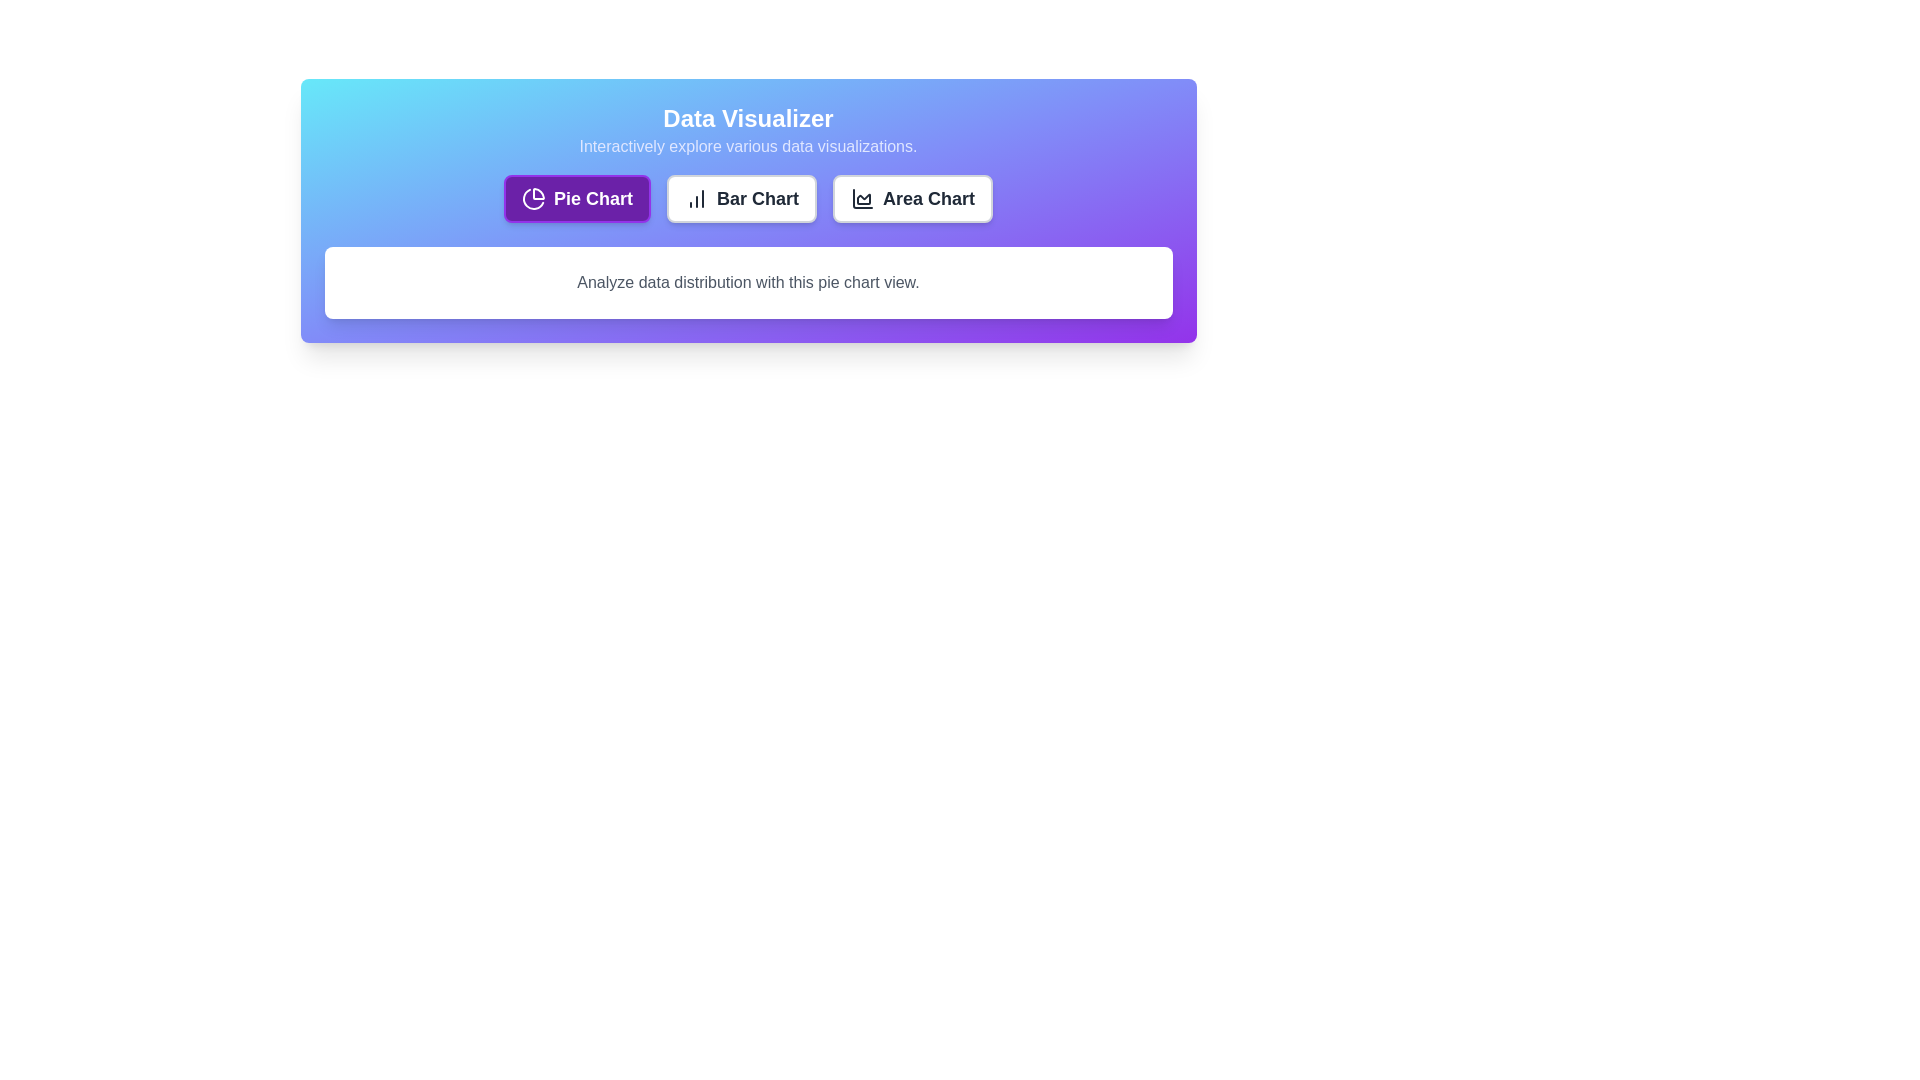 Image resolution: width=1920 pixels, height=1080 pixels. I want to click on the button to select the chart type Area Chart, so click(911, 199).